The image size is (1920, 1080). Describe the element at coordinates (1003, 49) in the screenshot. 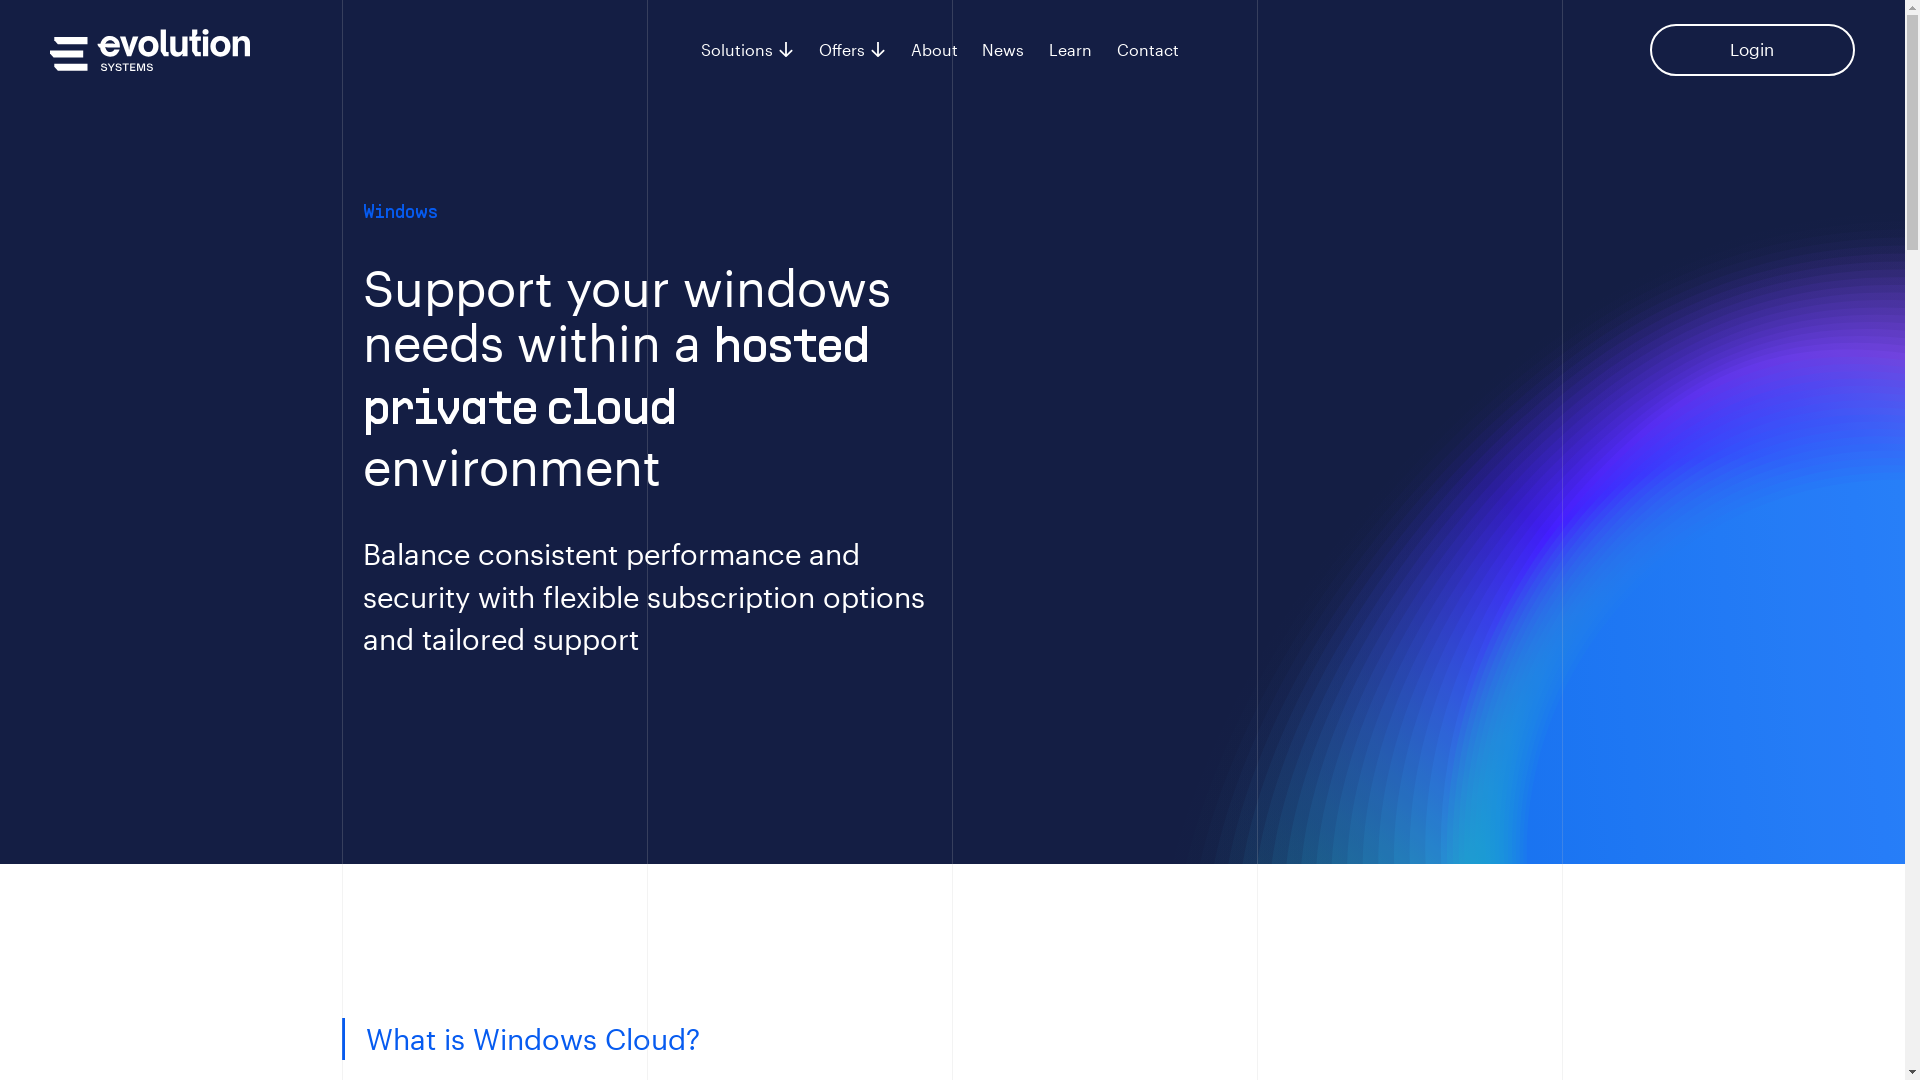

I see `'News'` at that location.